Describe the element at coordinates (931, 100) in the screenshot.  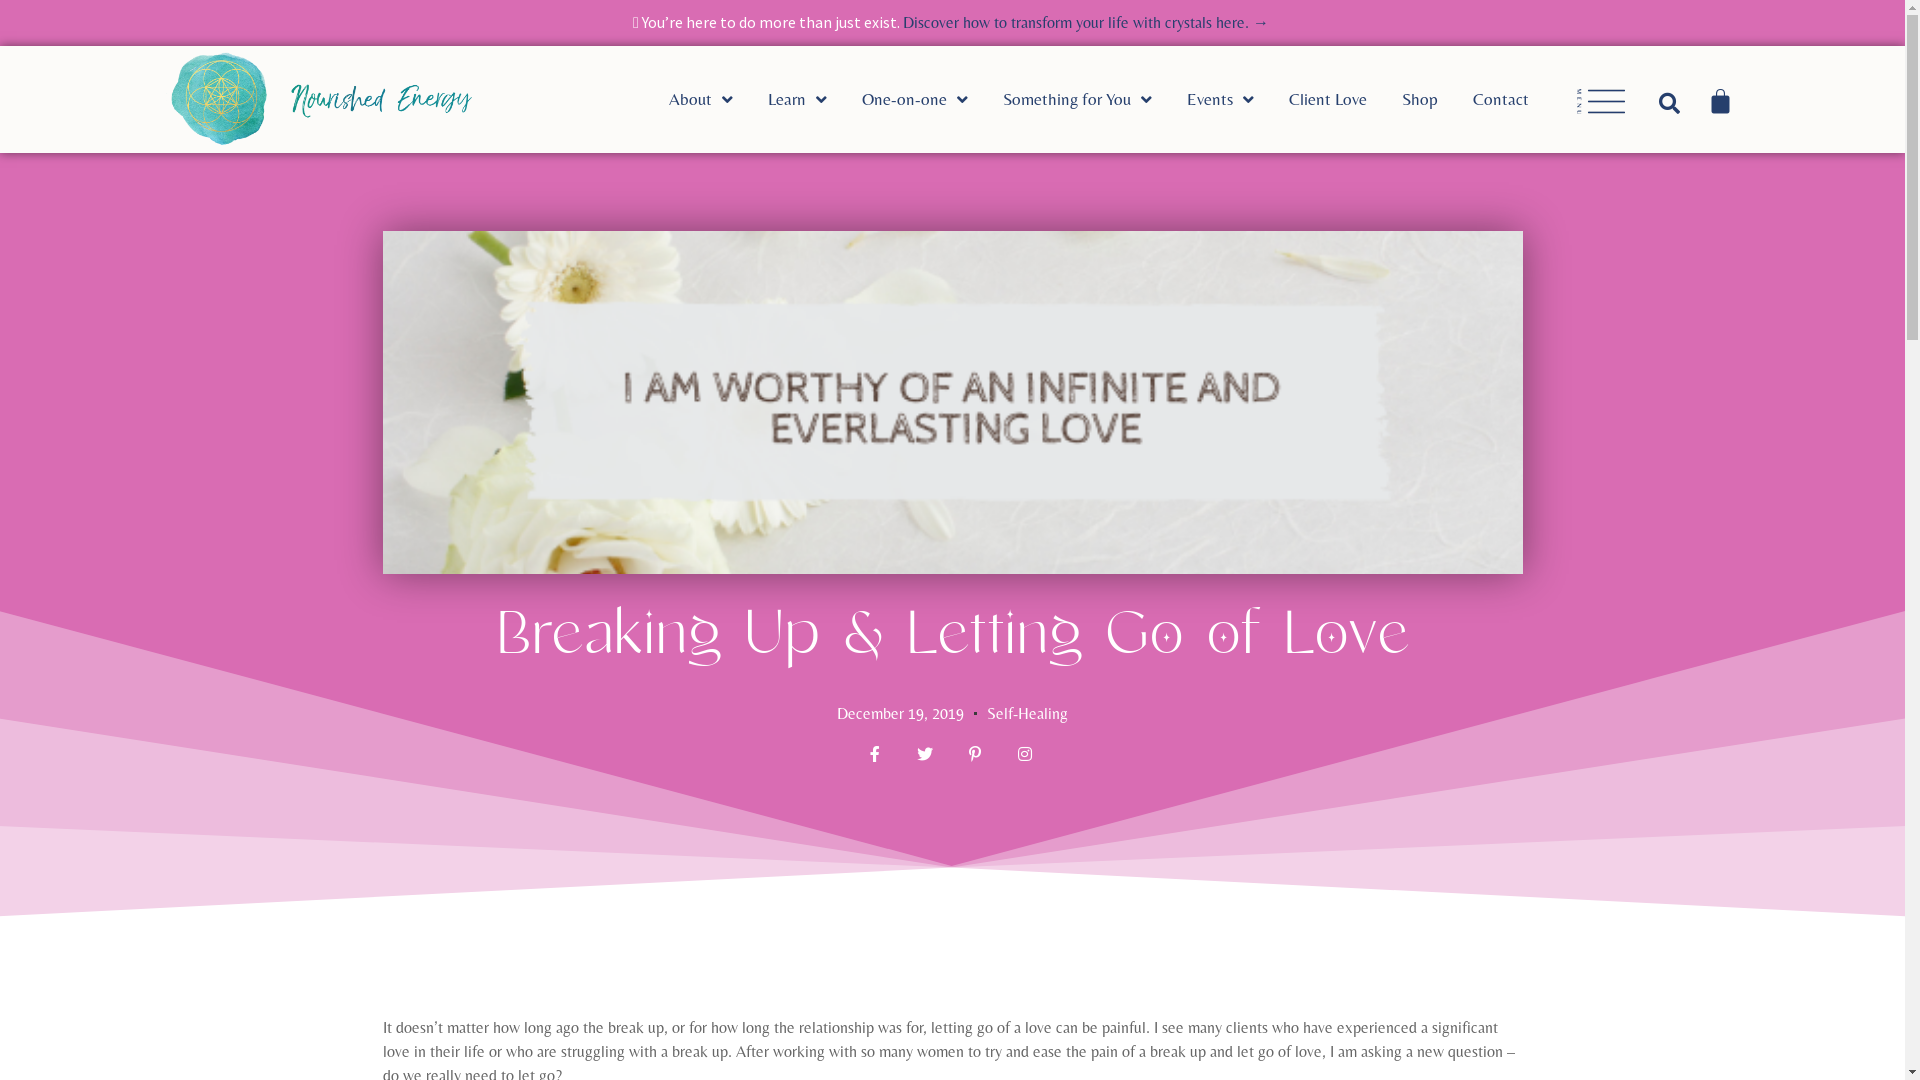
I see `'One-on-one'` at that location.